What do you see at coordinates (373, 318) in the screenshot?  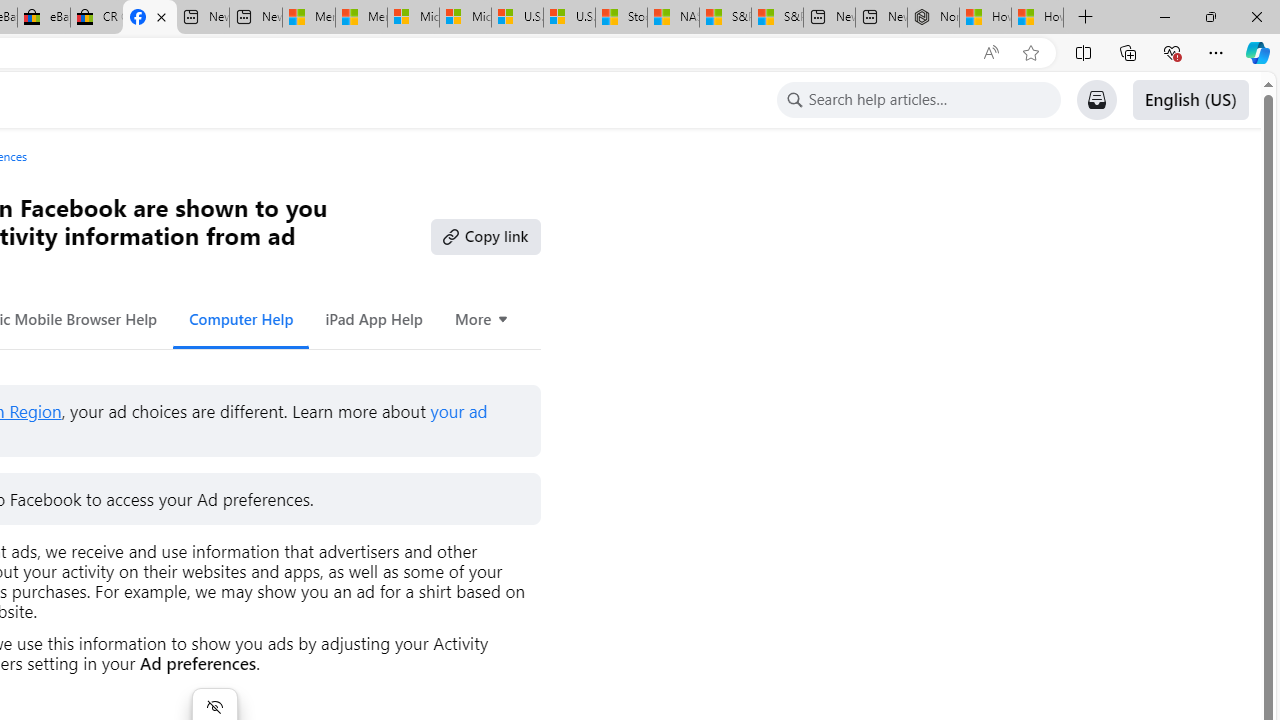 I see `'iPad App Help'` at bounding box center [373, 318].